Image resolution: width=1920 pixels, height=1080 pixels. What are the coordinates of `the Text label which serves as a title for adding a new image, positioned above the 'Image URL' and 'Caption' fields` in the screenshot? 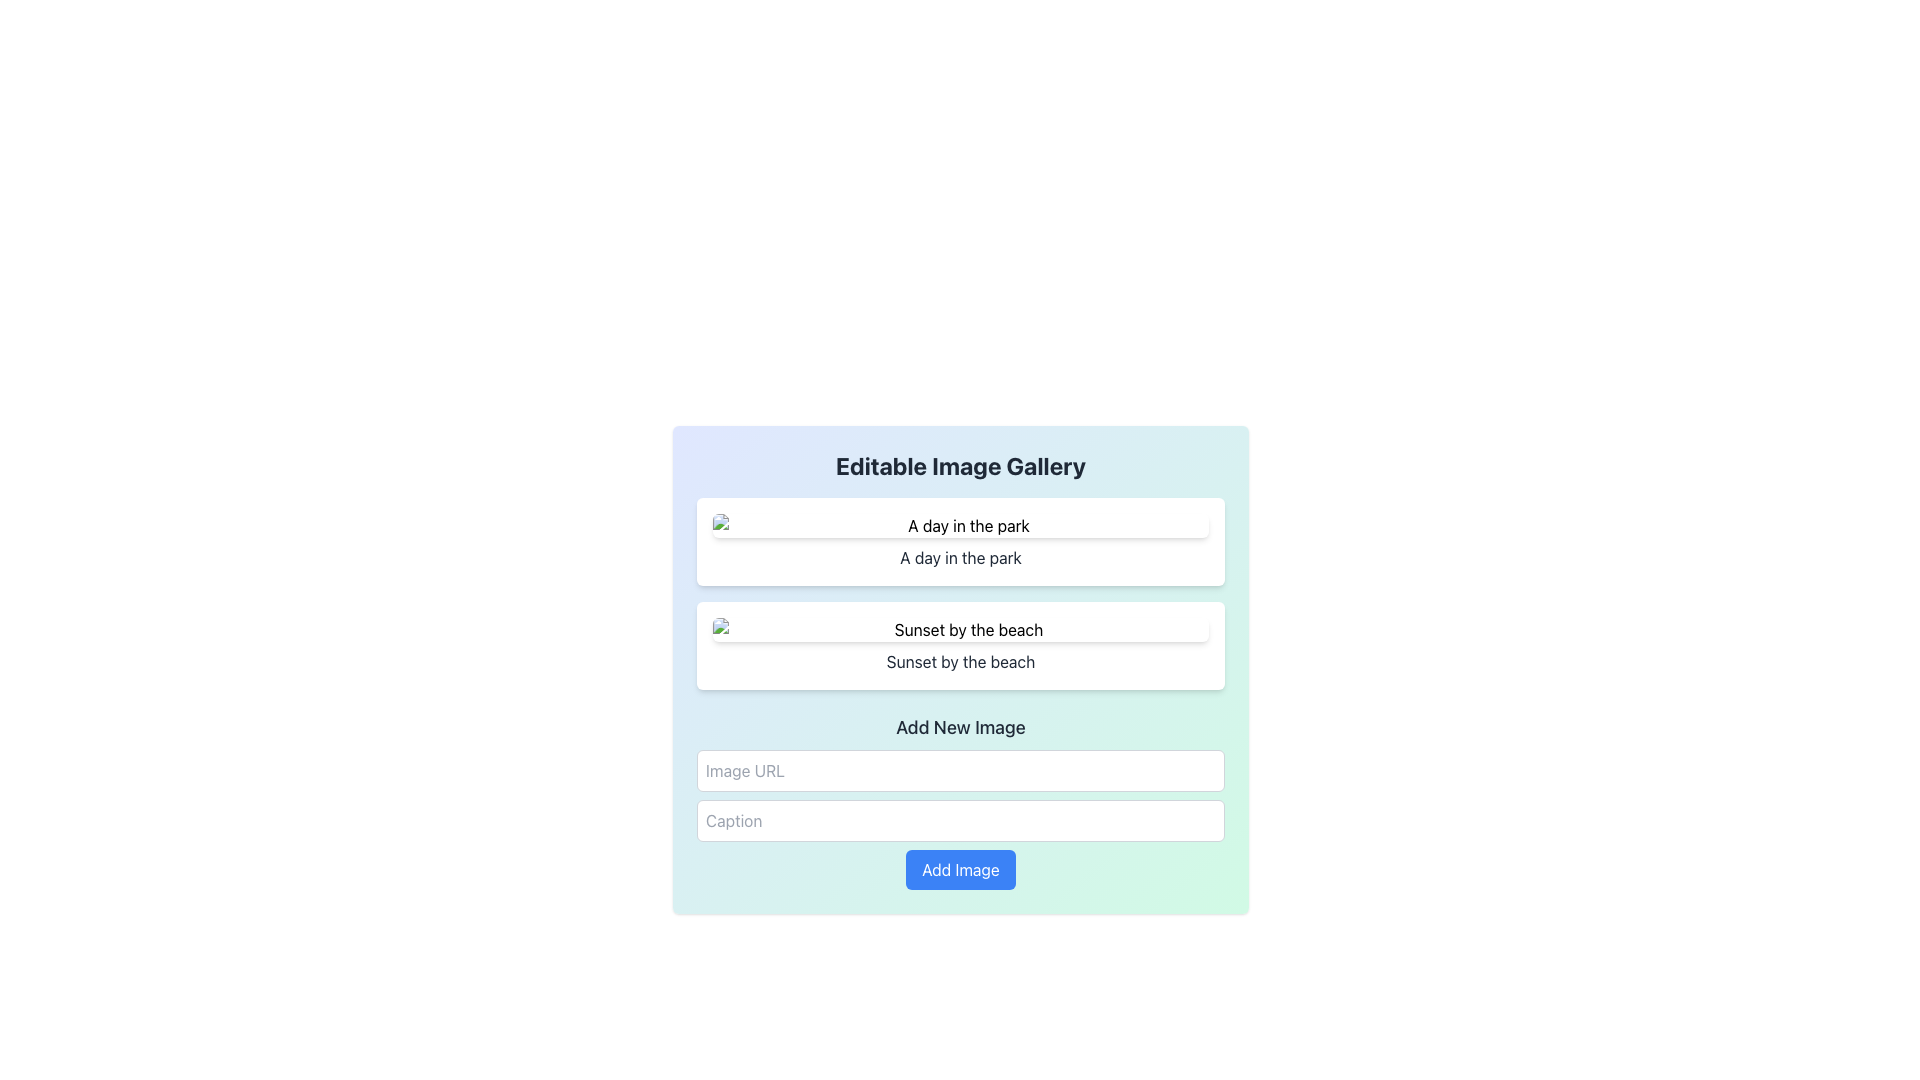 It's located at (960, 728).